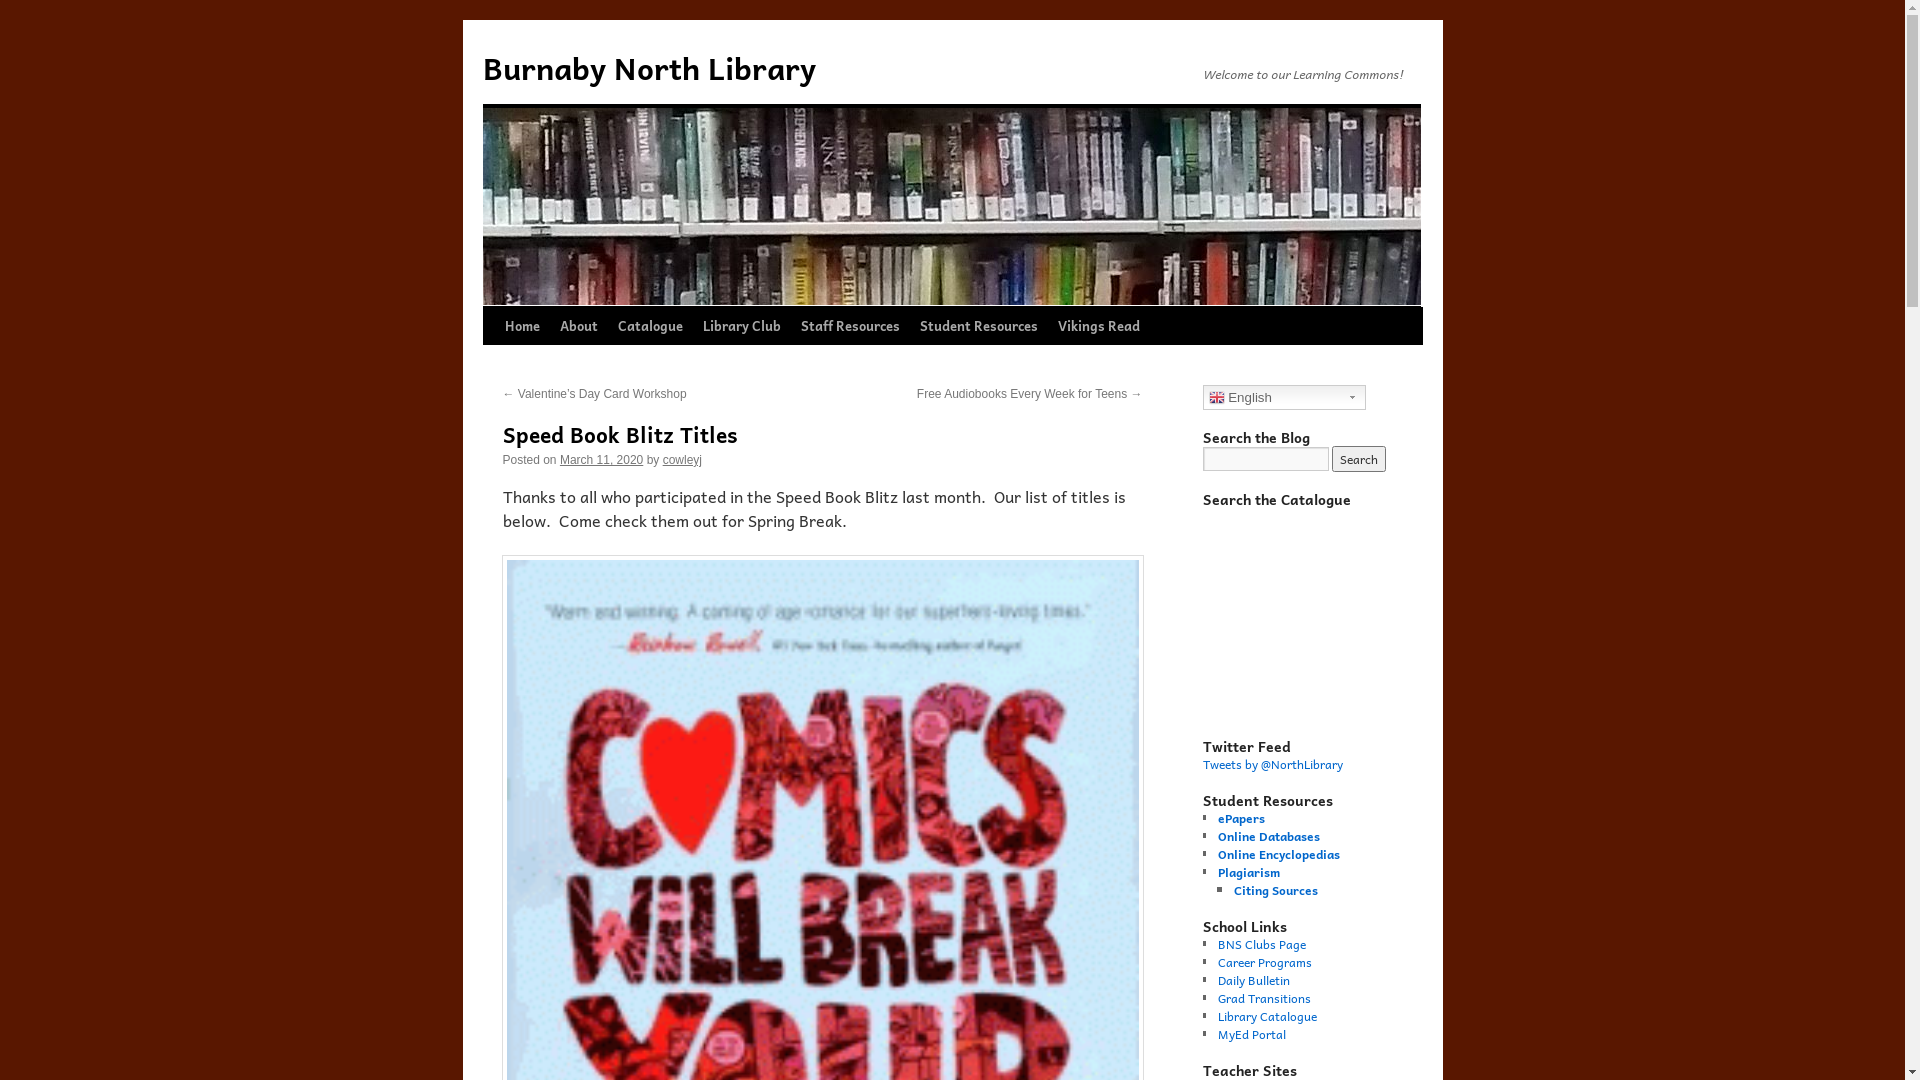 Image resolution: width=1920 pixels, height=1080 pixels. I want to click on 'ePapers', so click(1240, 817).